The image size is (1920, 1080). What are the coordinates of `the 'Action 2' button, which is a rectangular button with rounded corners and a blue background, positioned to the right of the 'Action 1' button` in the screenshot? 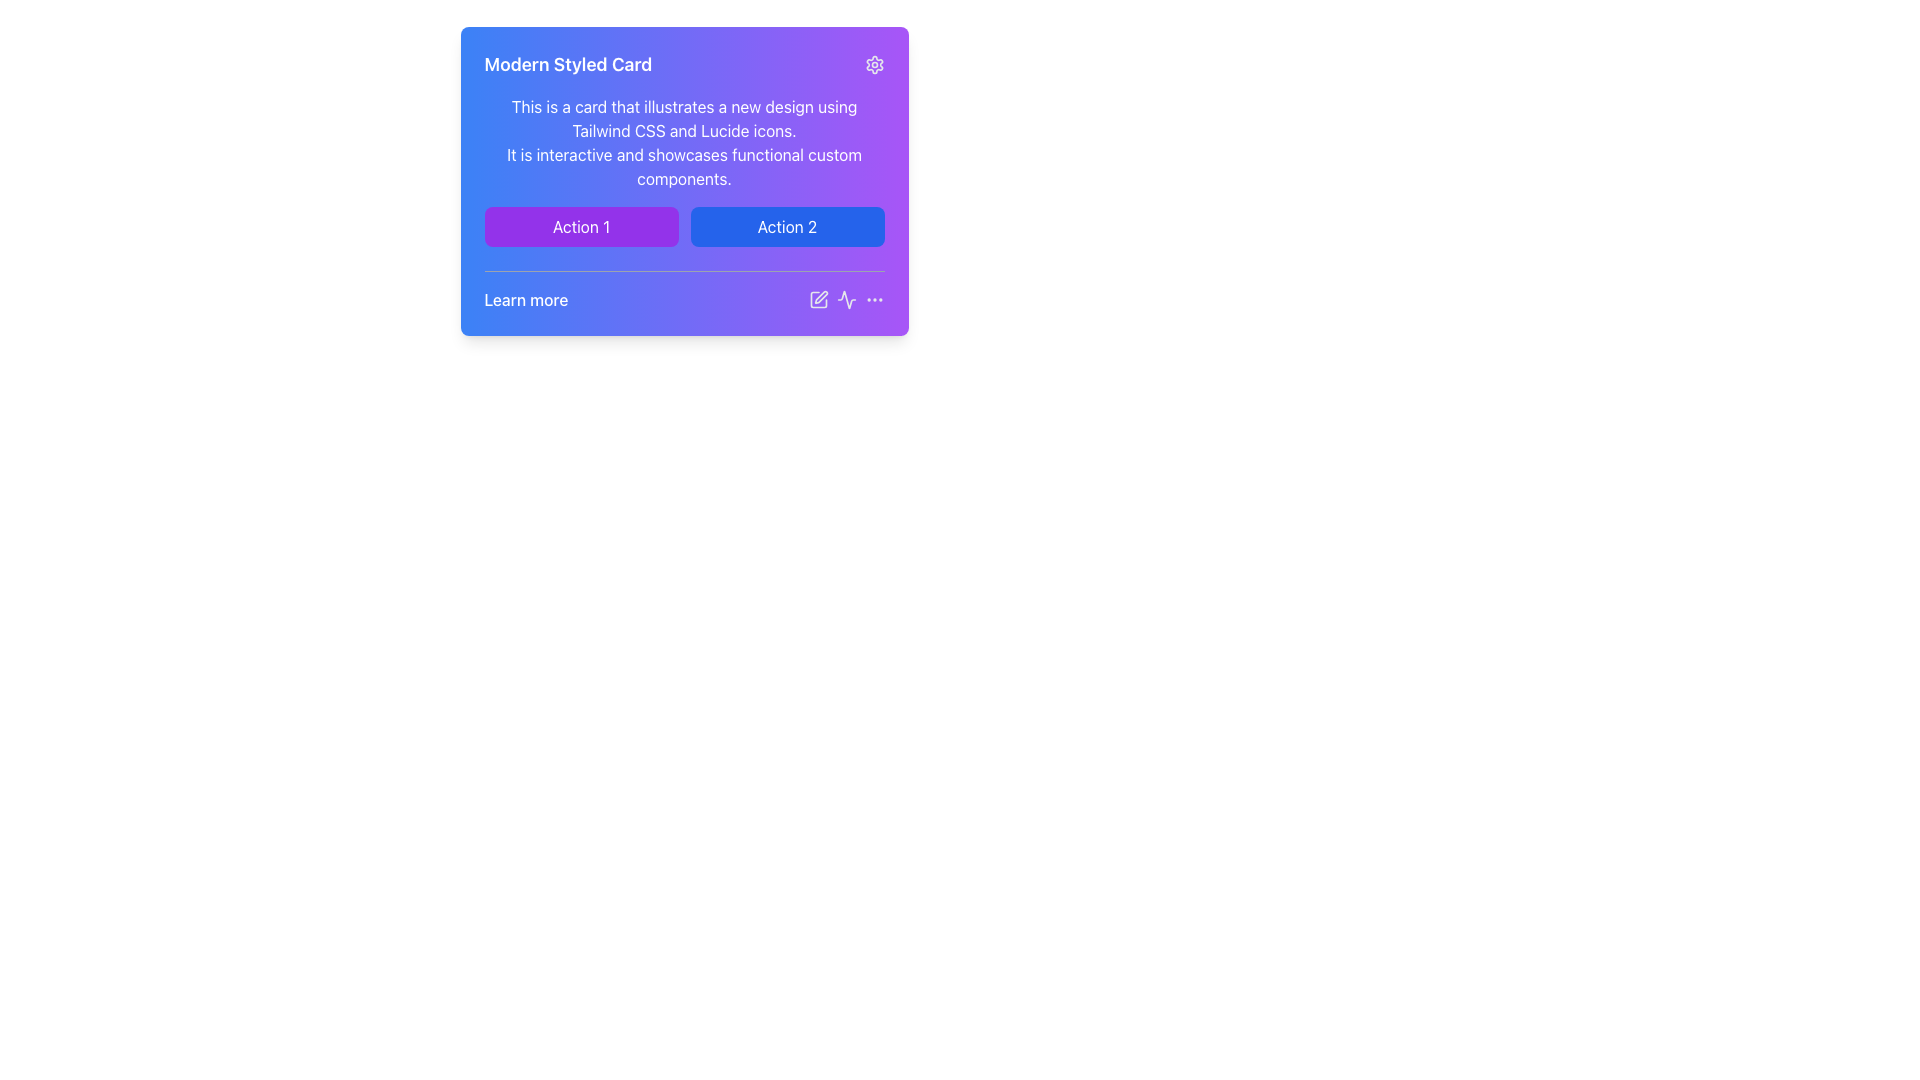 It's located at (786, 226).